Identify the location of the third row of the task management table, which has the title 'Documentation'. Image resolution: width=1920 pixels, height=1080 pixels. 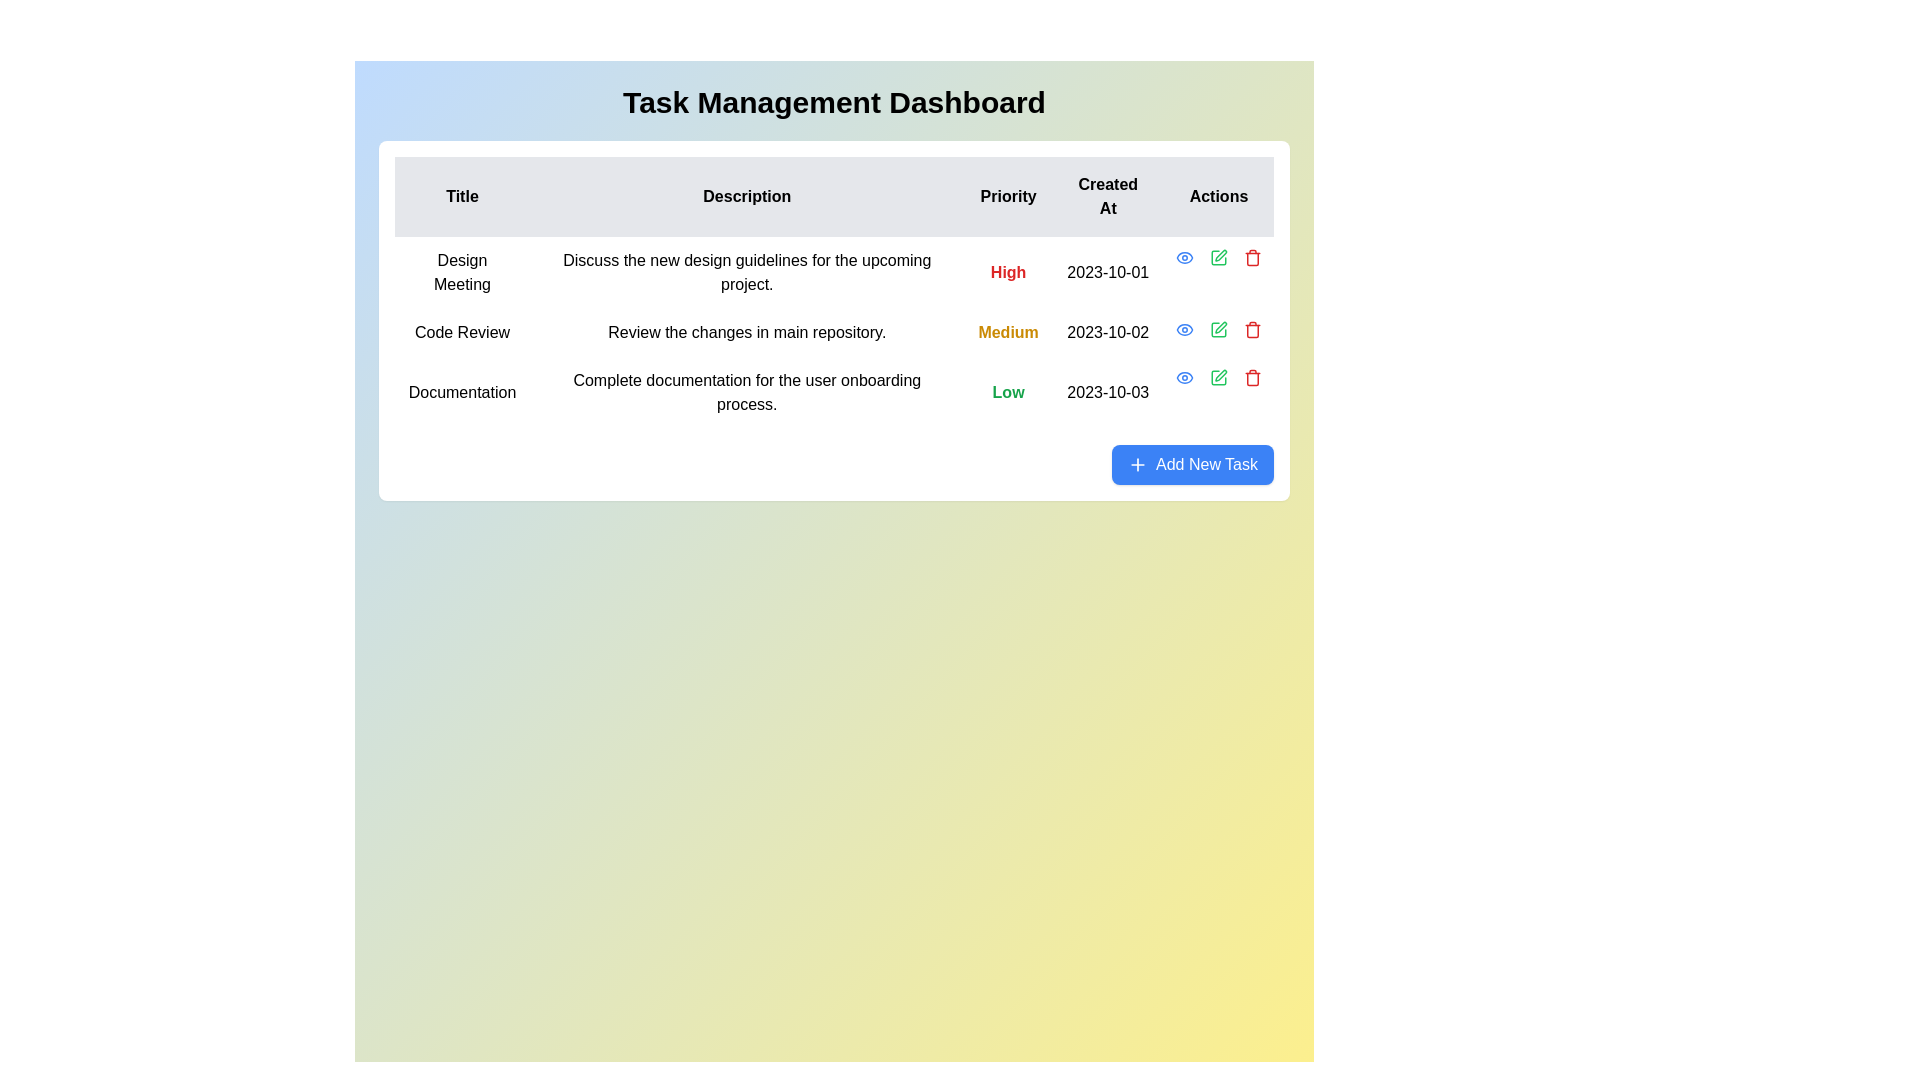
(834, 393).